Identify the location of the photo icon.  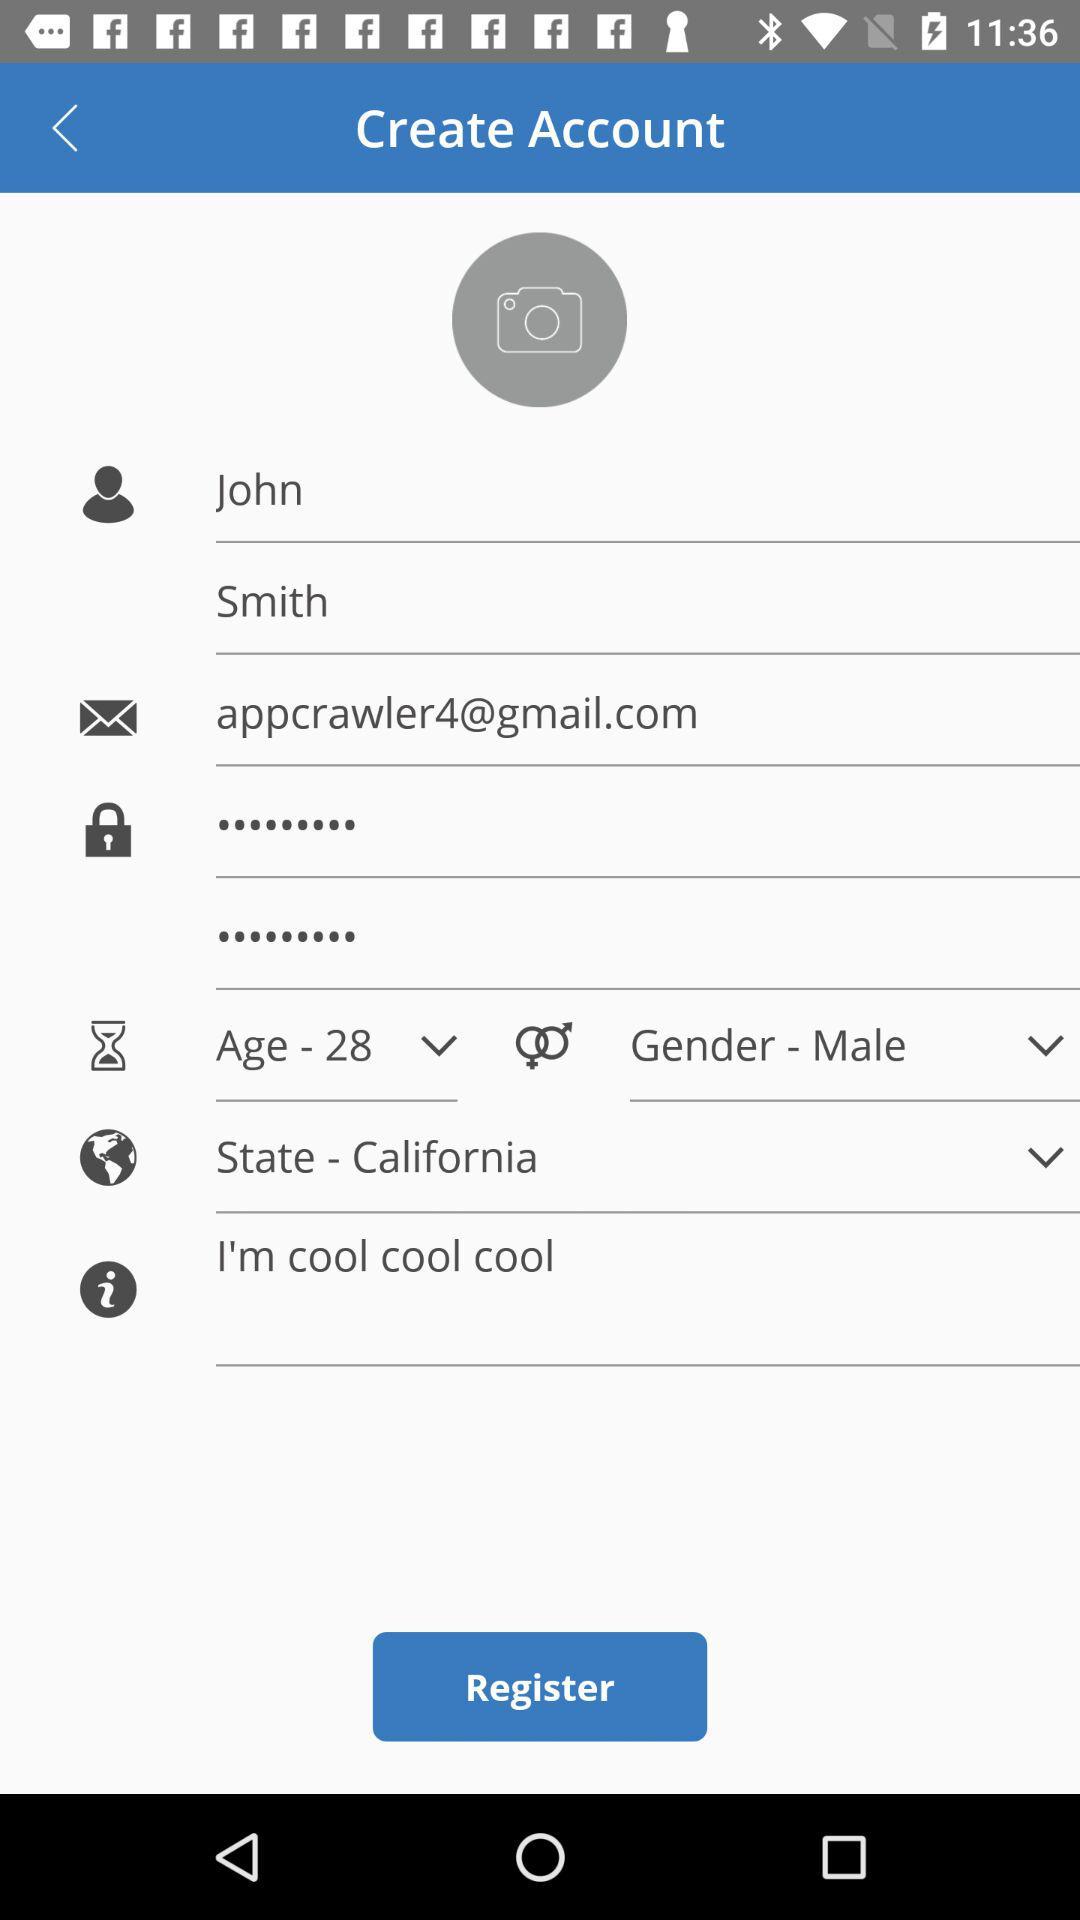
(538, 318).